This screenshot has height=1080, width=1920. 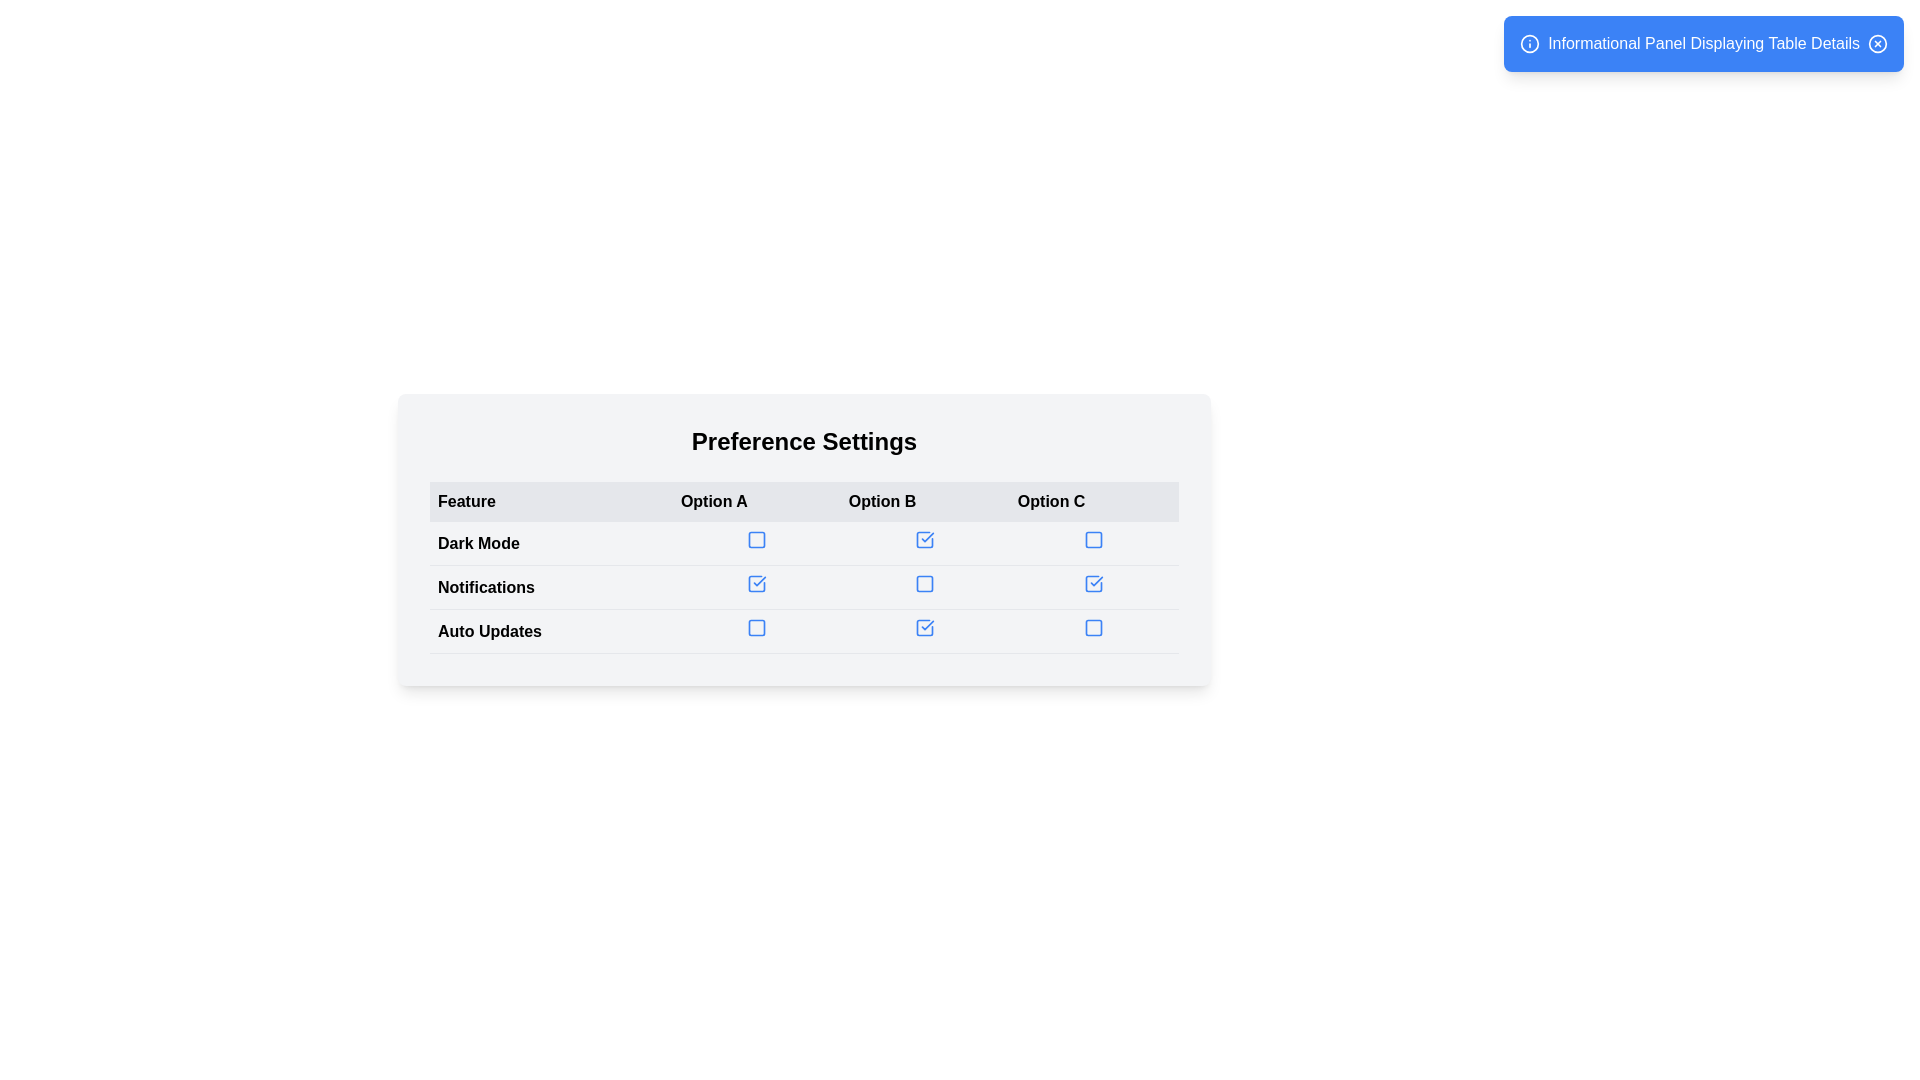 What do you see at coordinates (755, 627) in the screenshot?
I see `the checkbox located in the third row and first column of the 'Preference Settings' table under the 'Feature' column next to the 'Auto Updates' label to trigger the focus effect` at bounding box center [755, 627].